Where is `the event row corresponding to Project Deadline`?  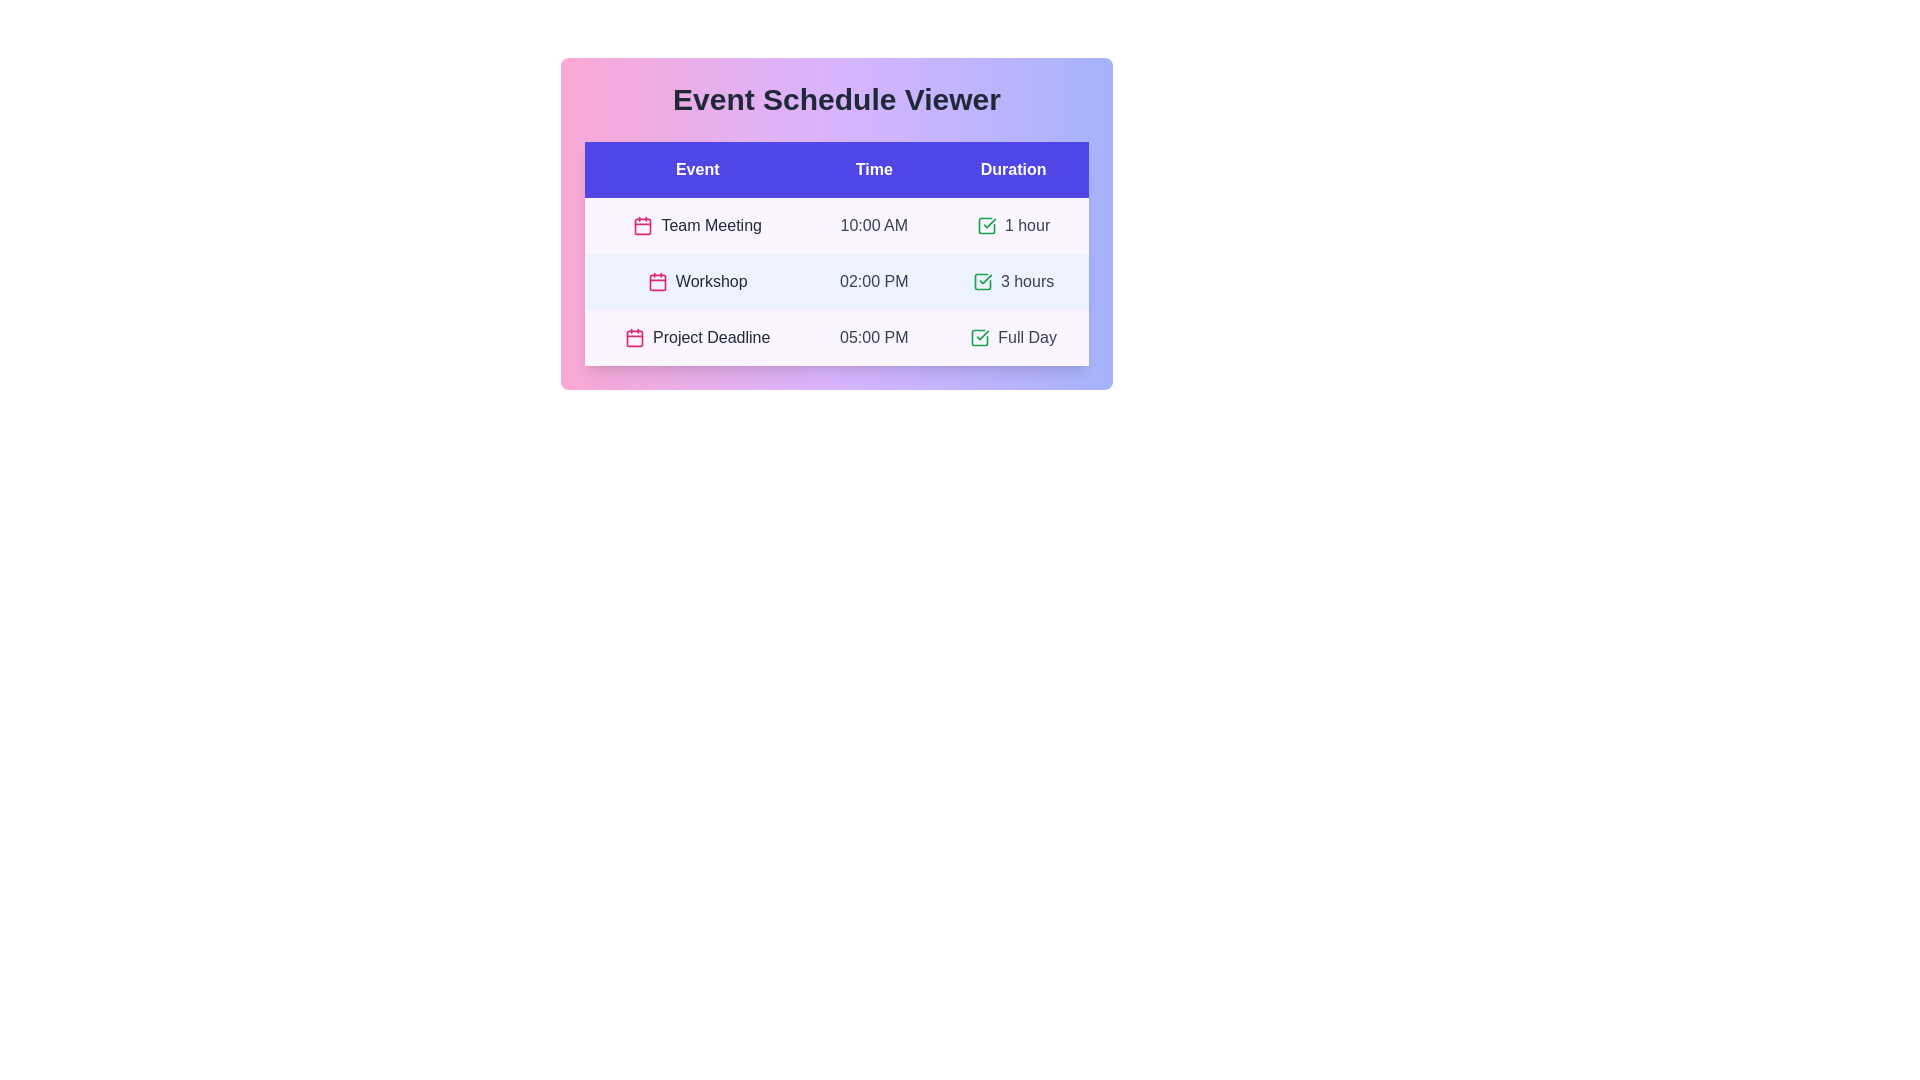 the event row corresponding to Project Deadline is located at coordinates (836, 337).